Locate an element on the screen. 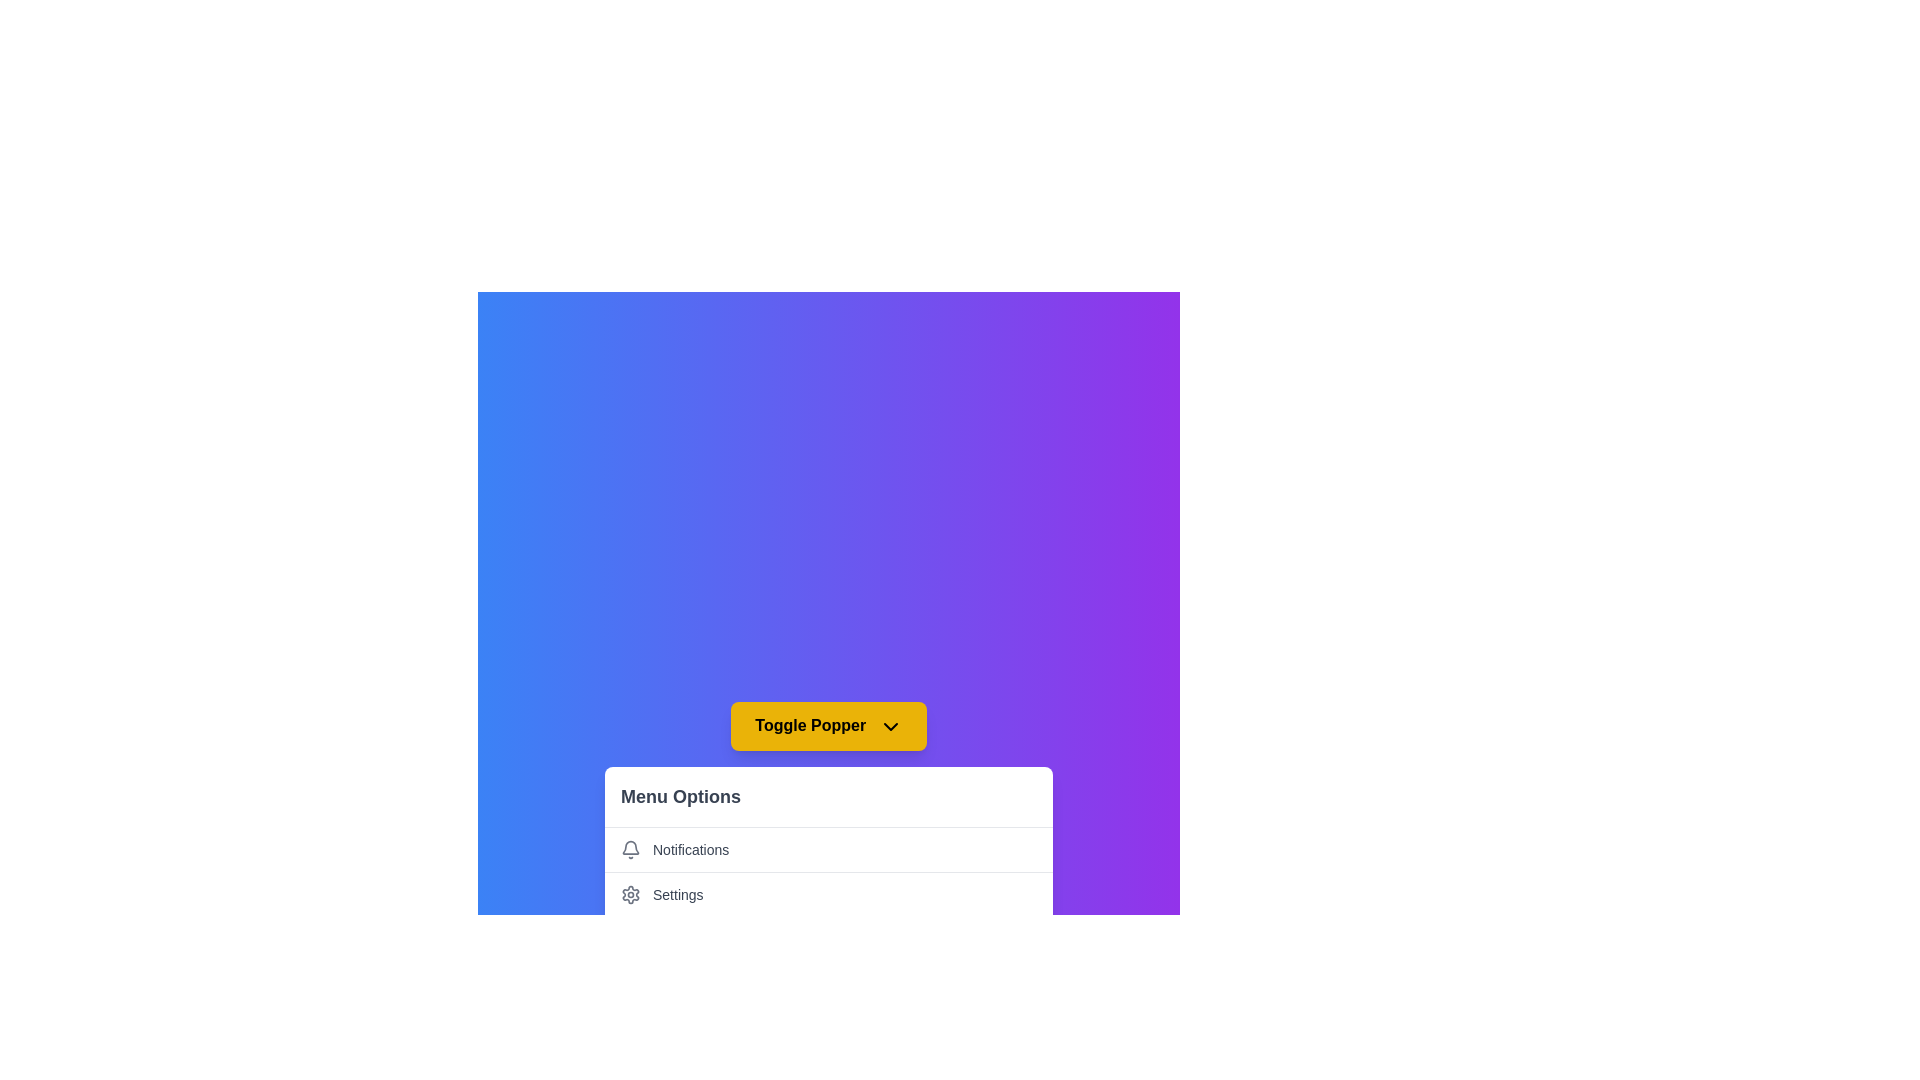 This screenshot has width=1920, height=1080. the 'Settings' button located in the second row of the dropdown menu labeled 'Menu Options' is located at coordinates (829, 893).